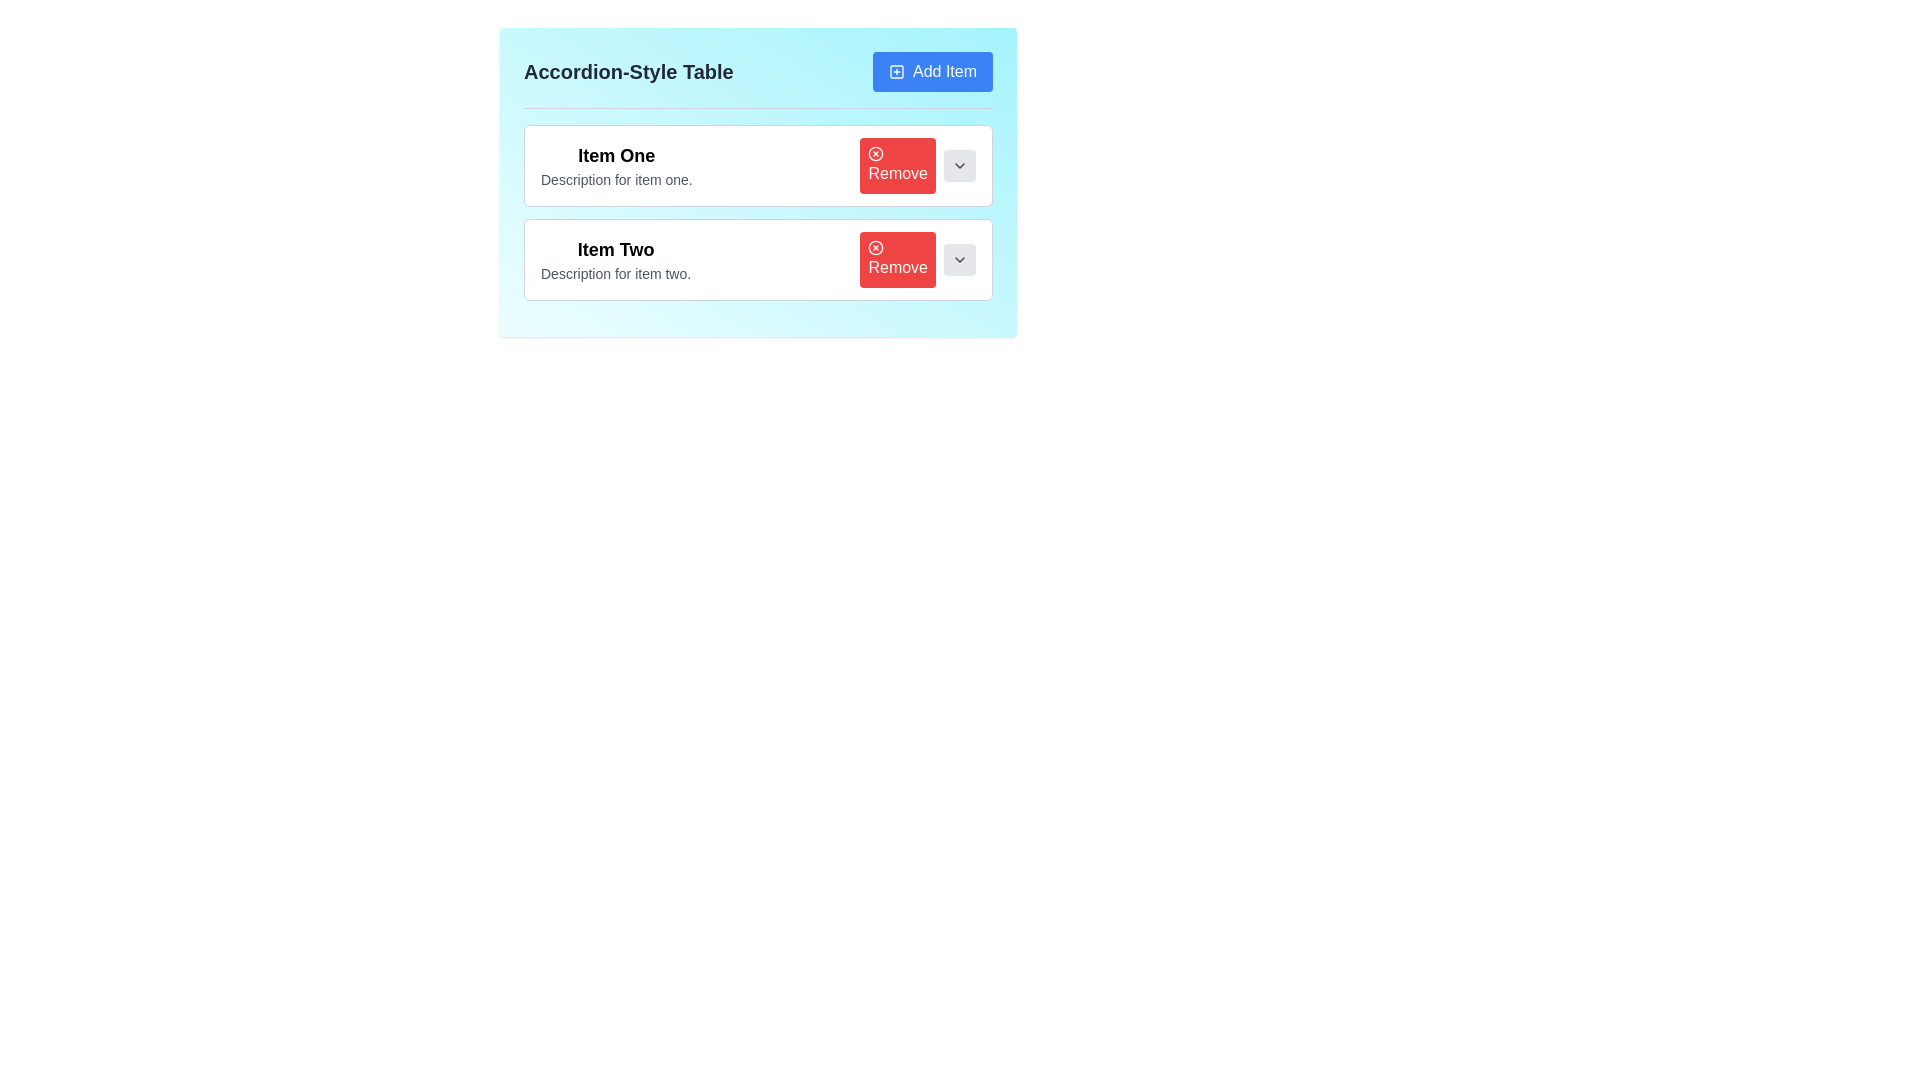 The height and width of the screenshot is (1080, 1920). What do you see at coordinates (615, 258) in the screenshot?
I see `text in the Descriptive Text Block located in the second list item of the accordion-style table, which provides a title and description for that entry` at bounding box center [615, 258].